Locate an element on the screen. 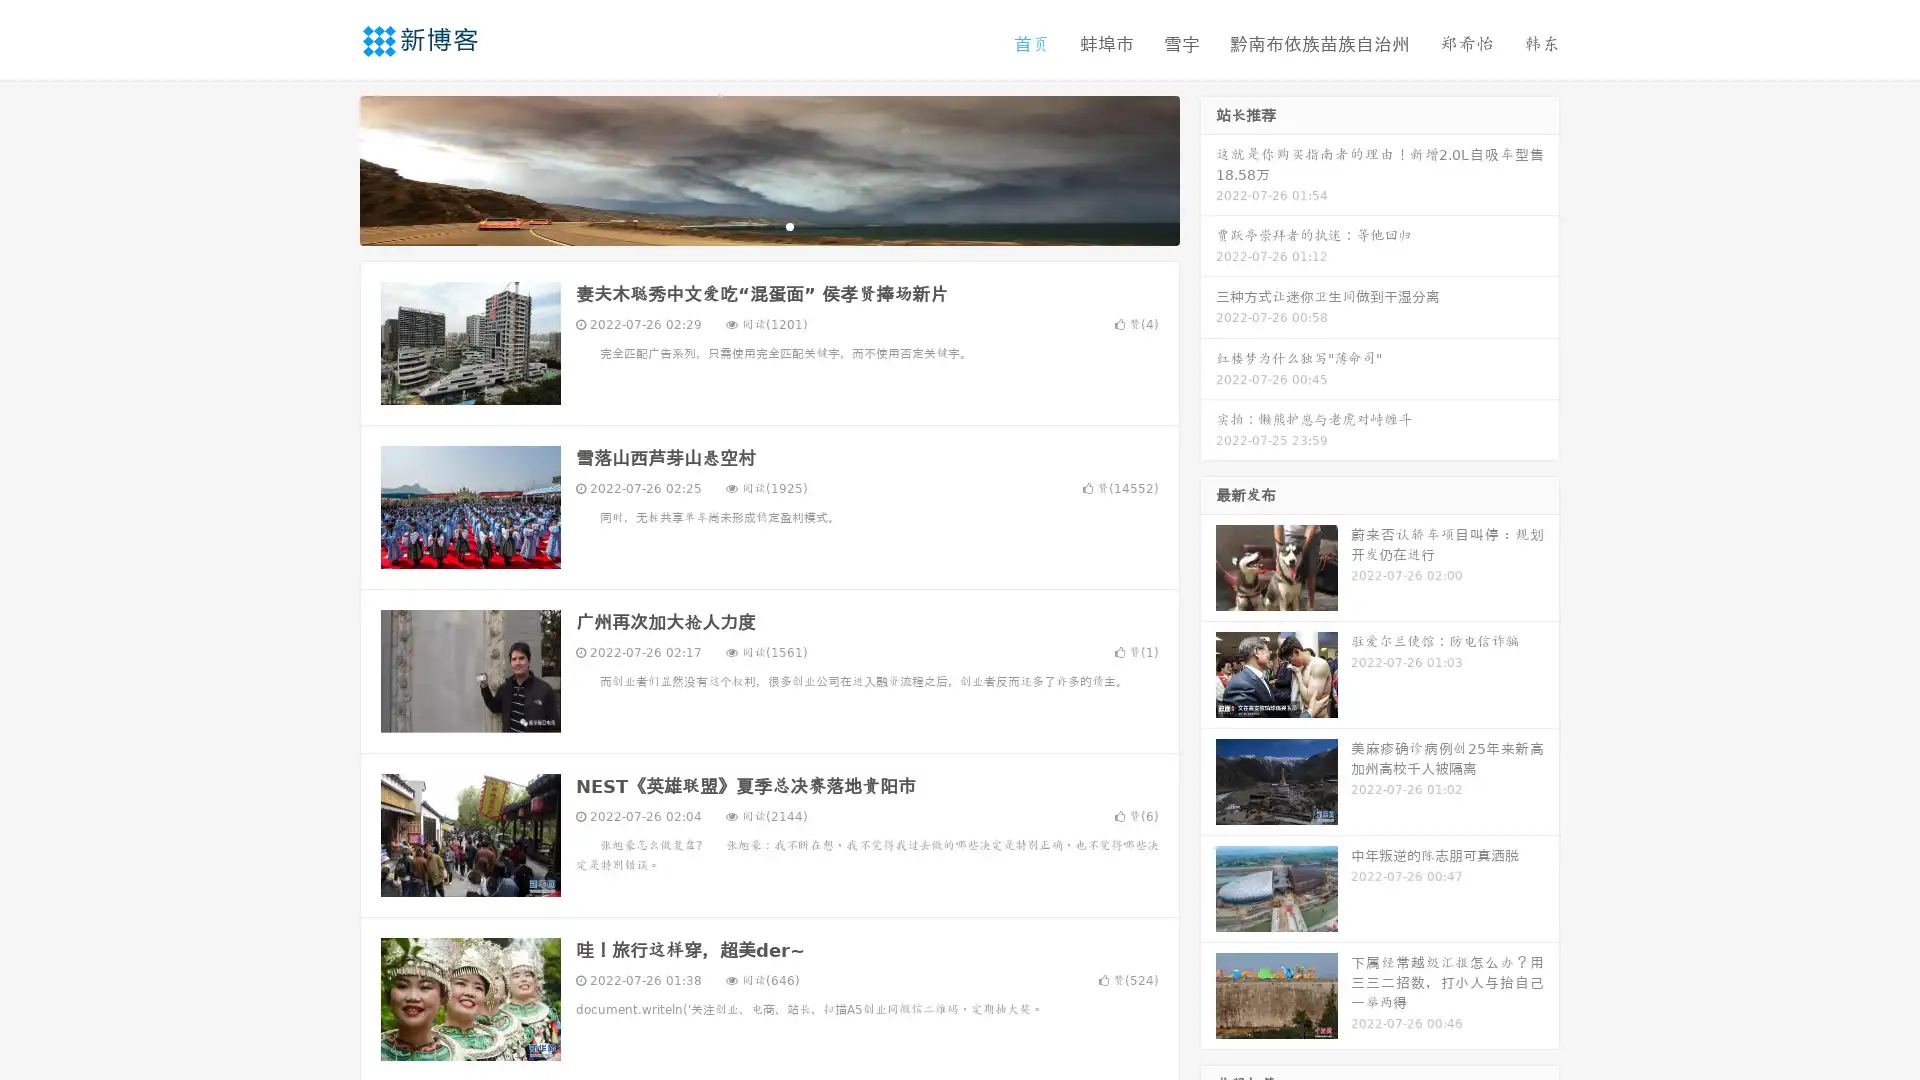 The height and width of the screenshot is (1080, 1920). Go to slide 2 is located at coordinates (768, 225).